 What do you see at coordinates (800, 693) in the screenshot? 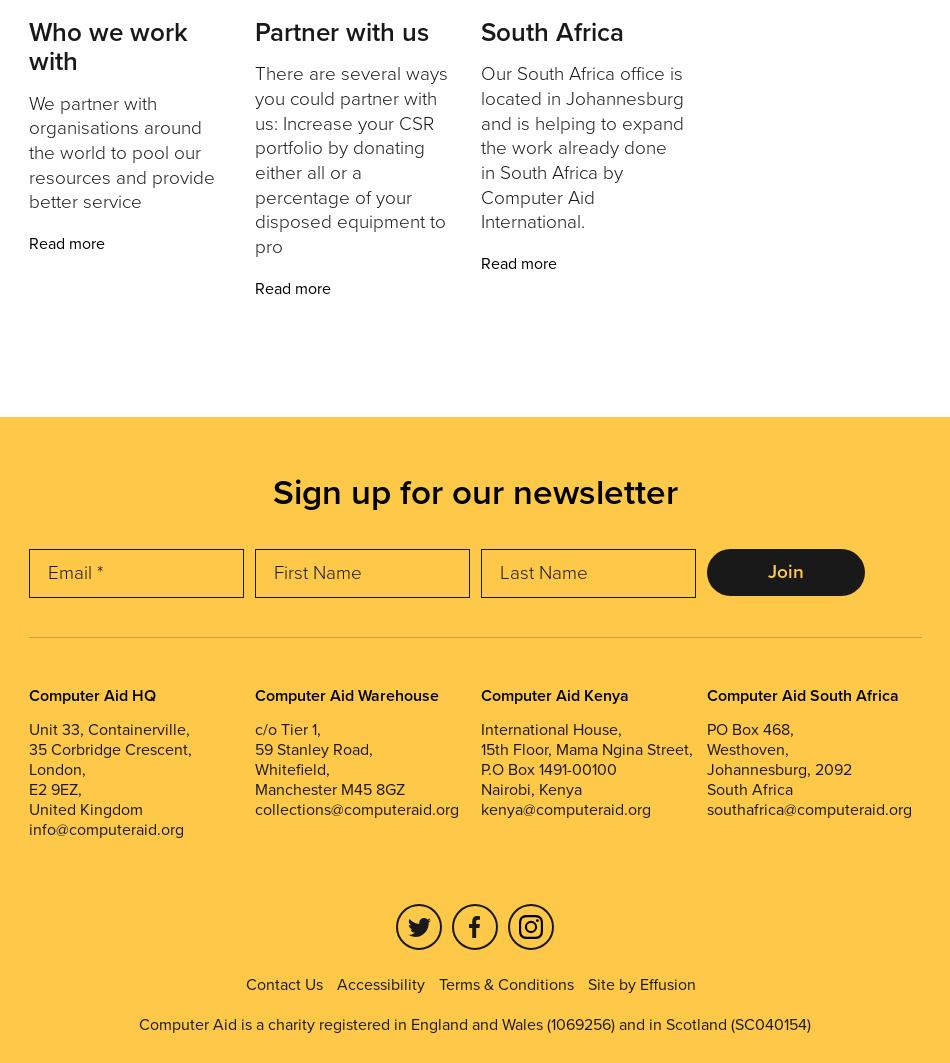
I see `'Computer Aid South Africa'` at bounding box center [800, 693].